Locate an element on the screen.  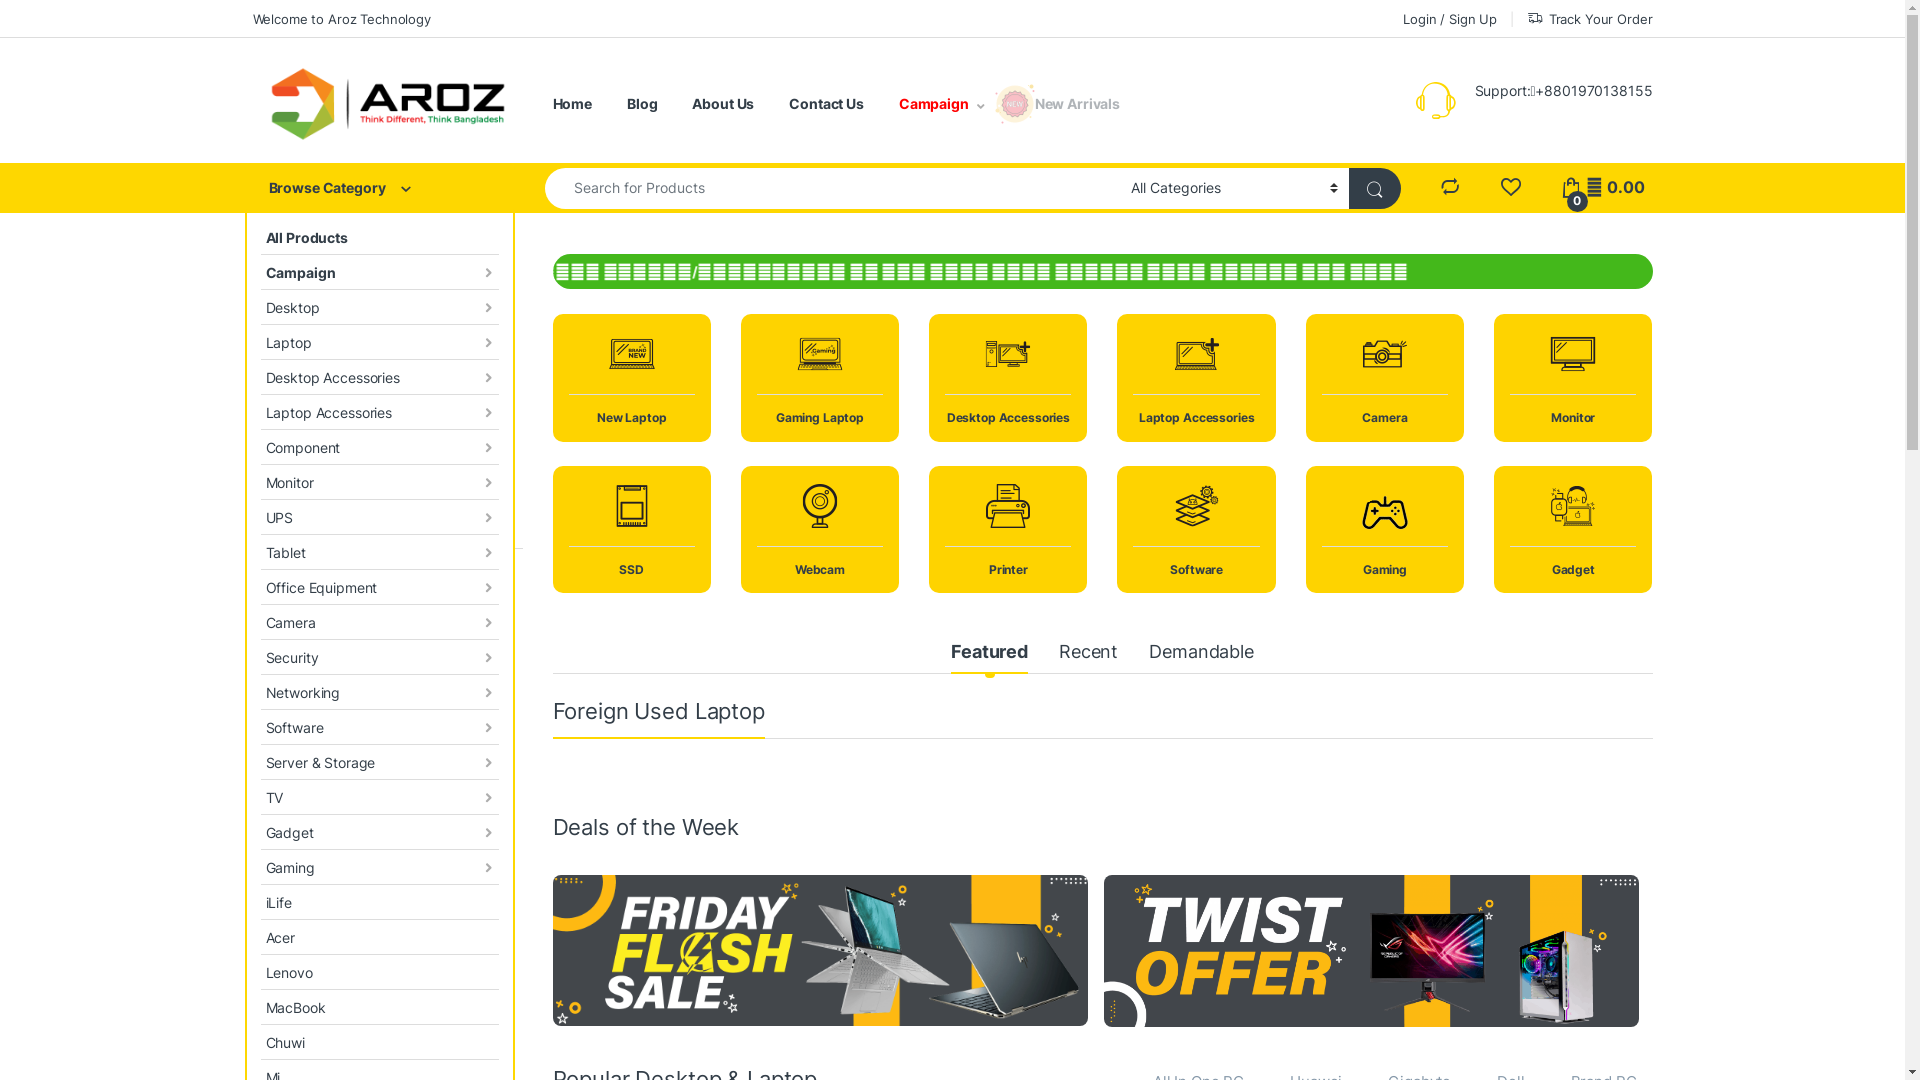
'Lenovo' is located at coordinates (379, 971).